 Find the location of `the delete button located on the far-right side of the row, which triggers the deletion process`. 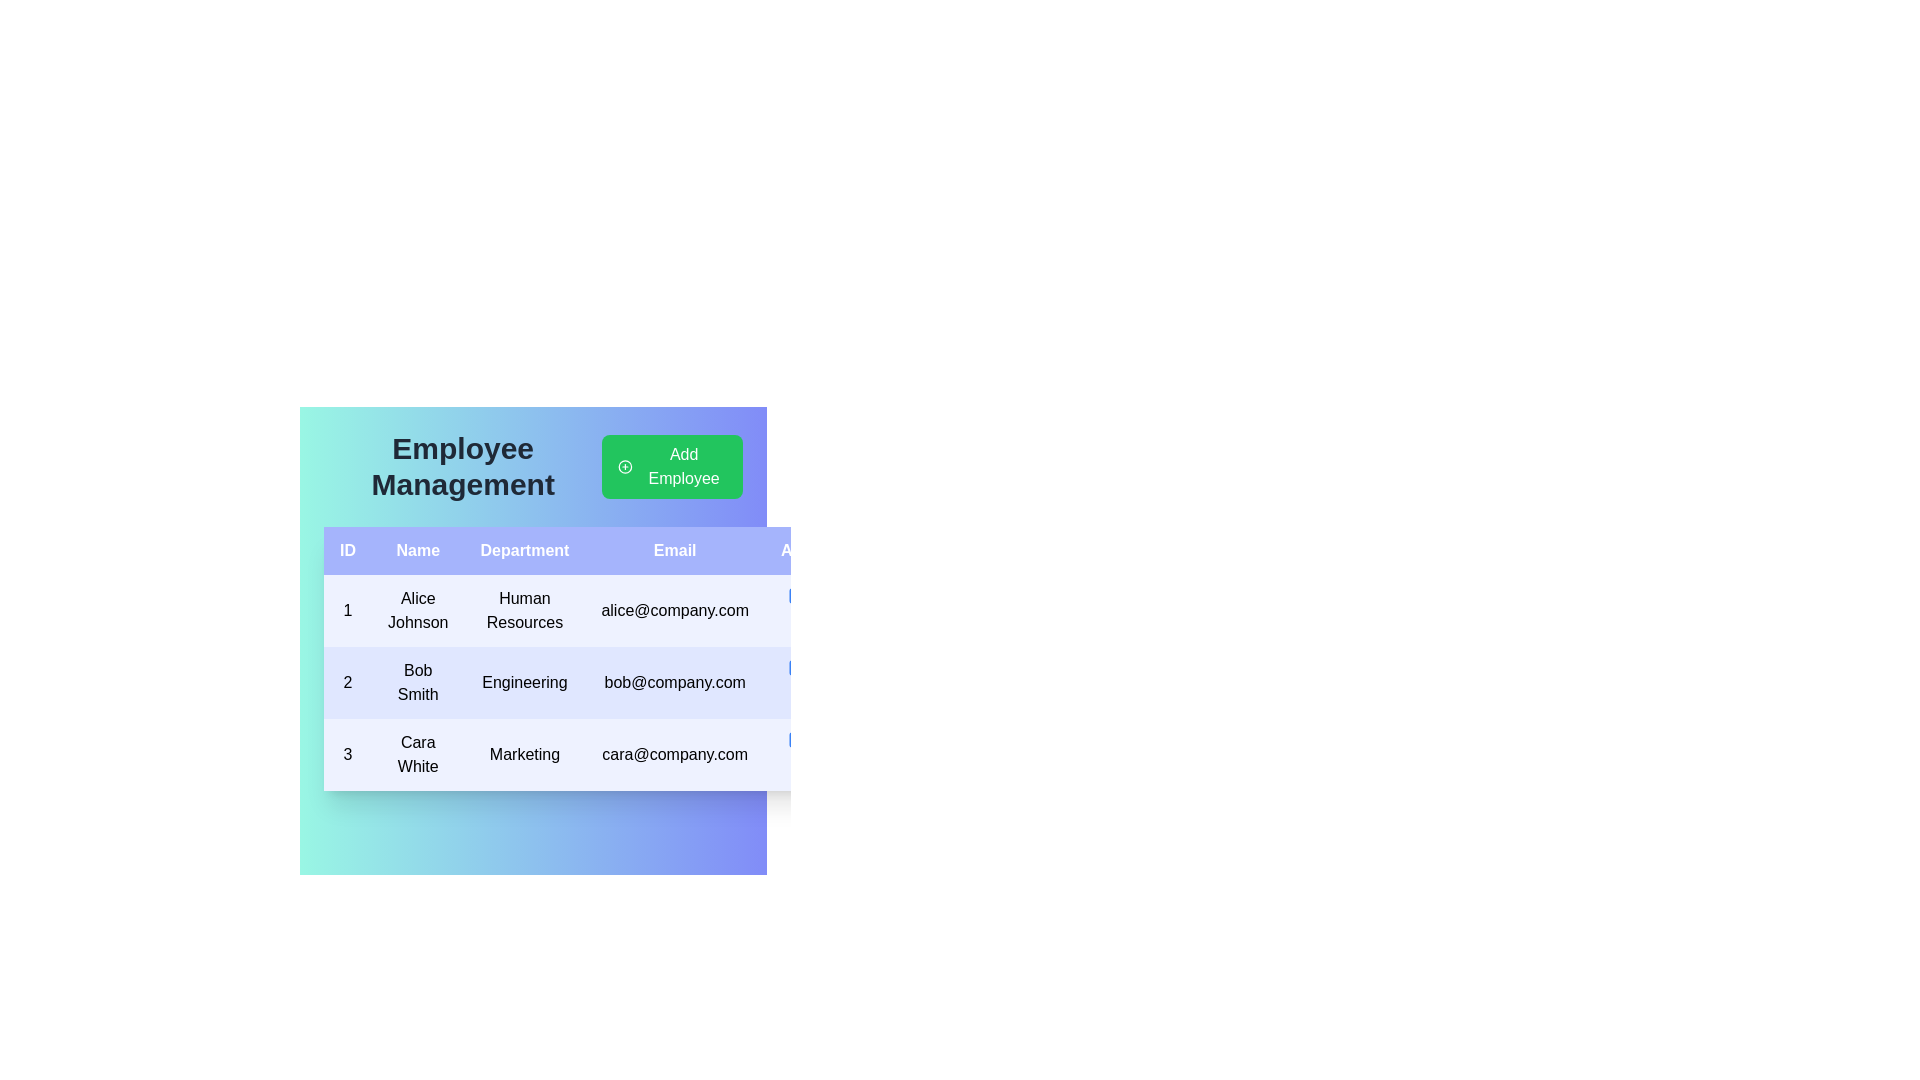

the delete button located on the far-right side of the row, which triggers the deletion process is located at coordinates (823, 740).